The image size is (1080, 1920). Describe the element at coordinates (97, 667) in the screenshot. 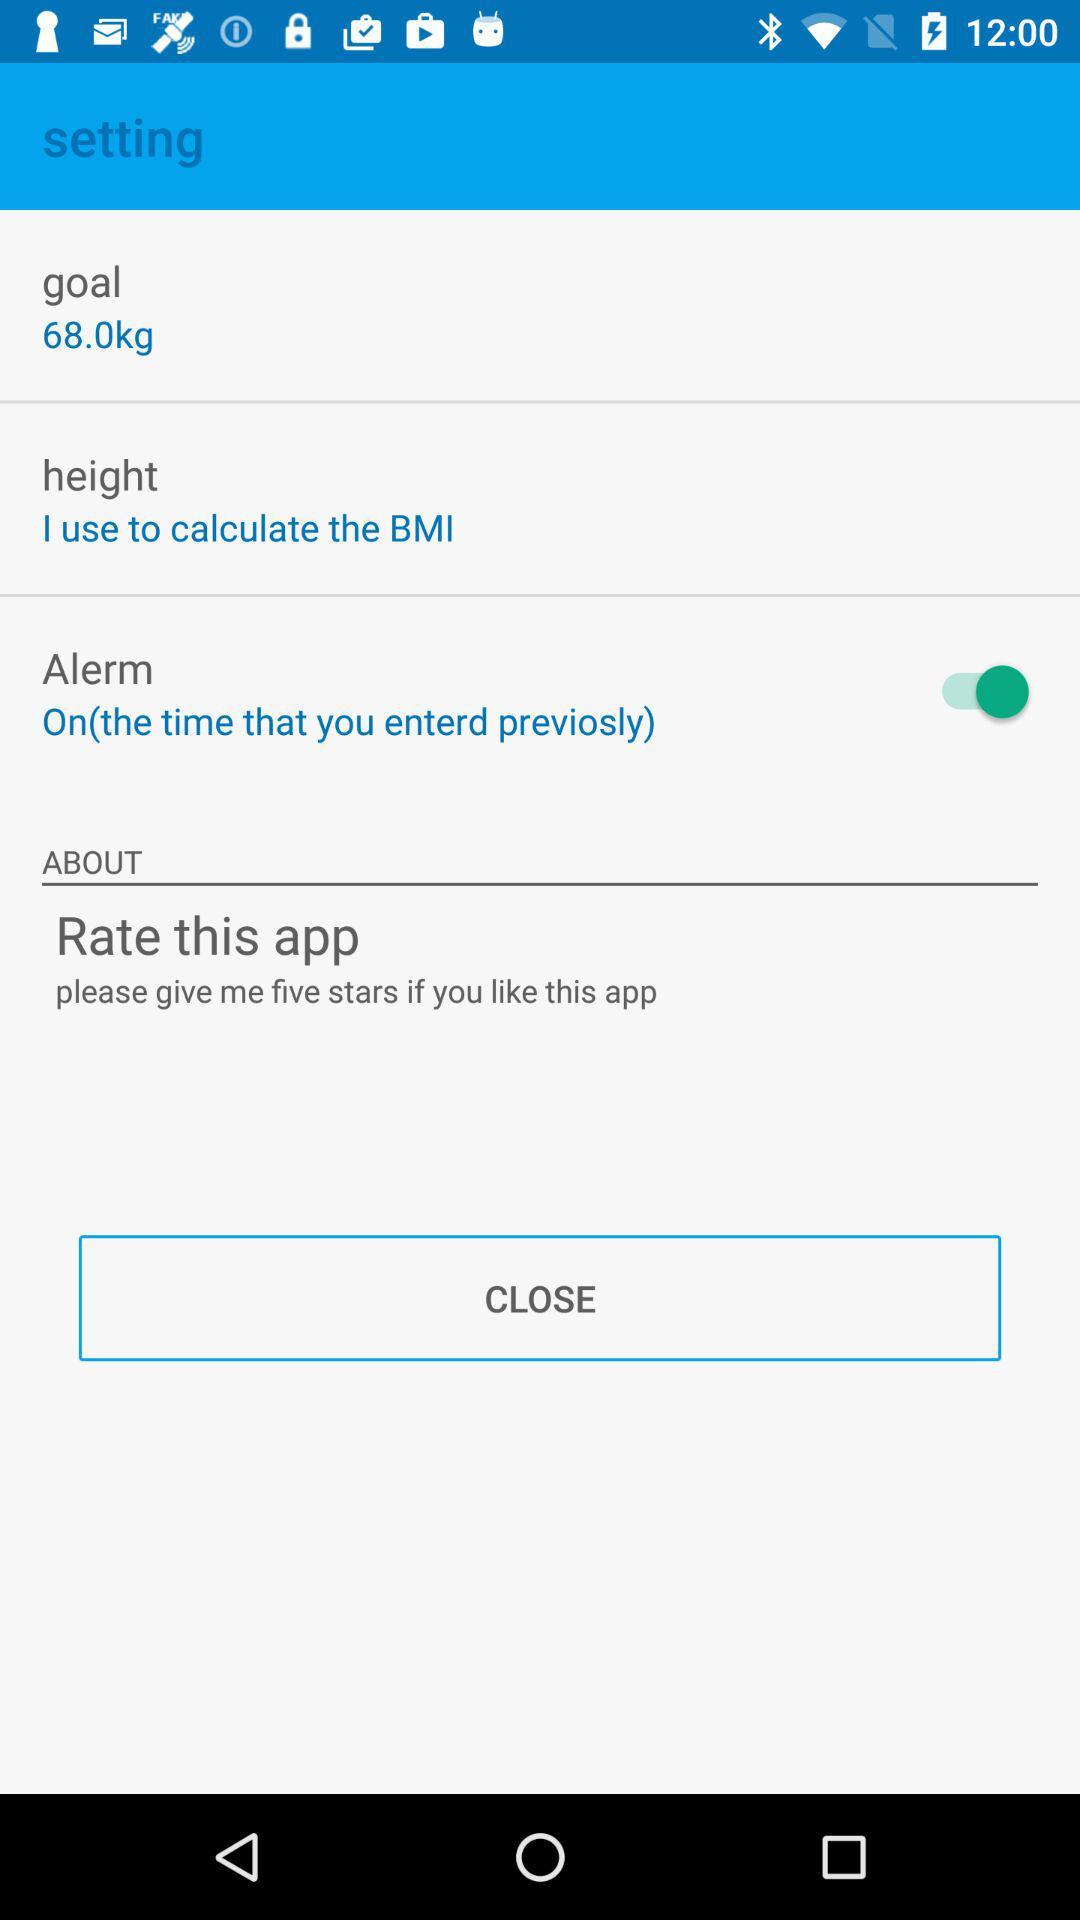

I see `the alerm icon` at that location.